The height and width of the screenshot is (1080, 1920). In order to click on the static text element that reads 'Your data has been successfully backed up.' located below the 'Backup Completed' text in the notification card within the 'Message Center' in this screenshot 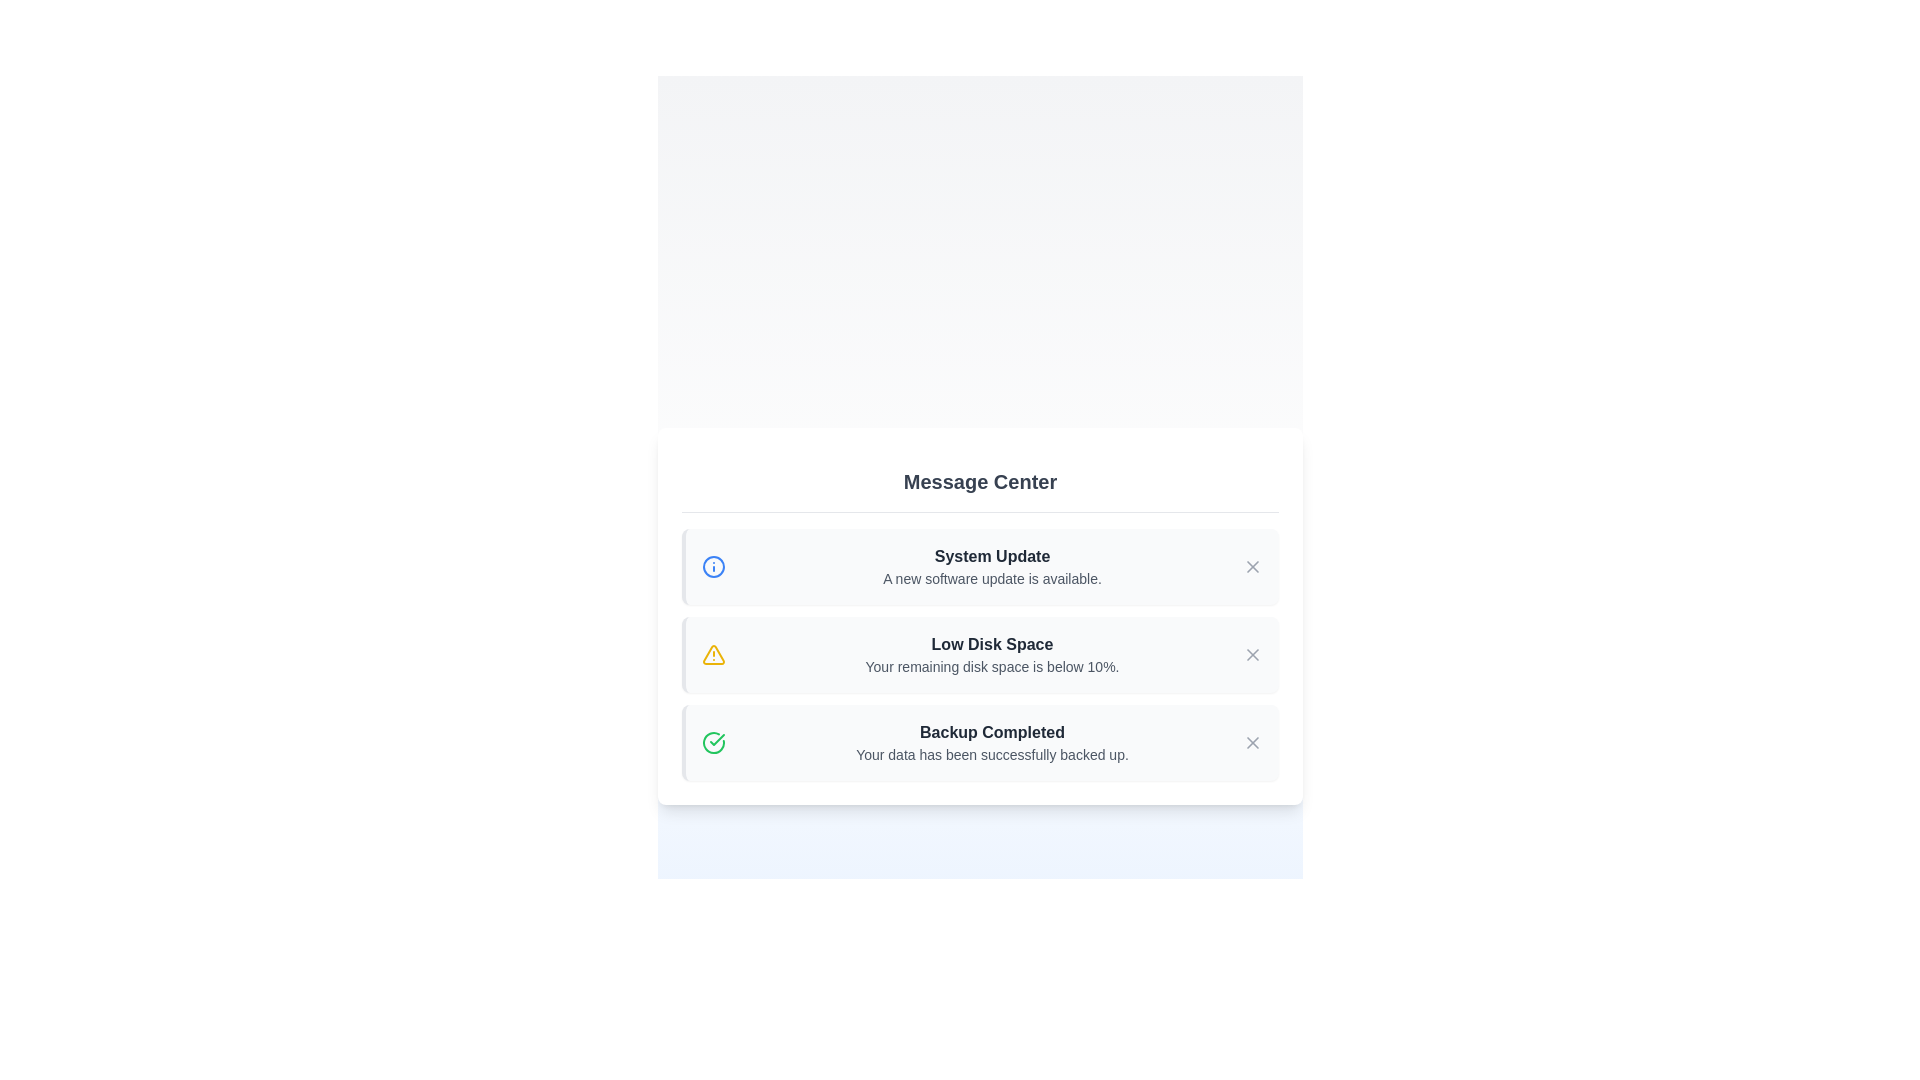, I will do `click(992, 754)`.